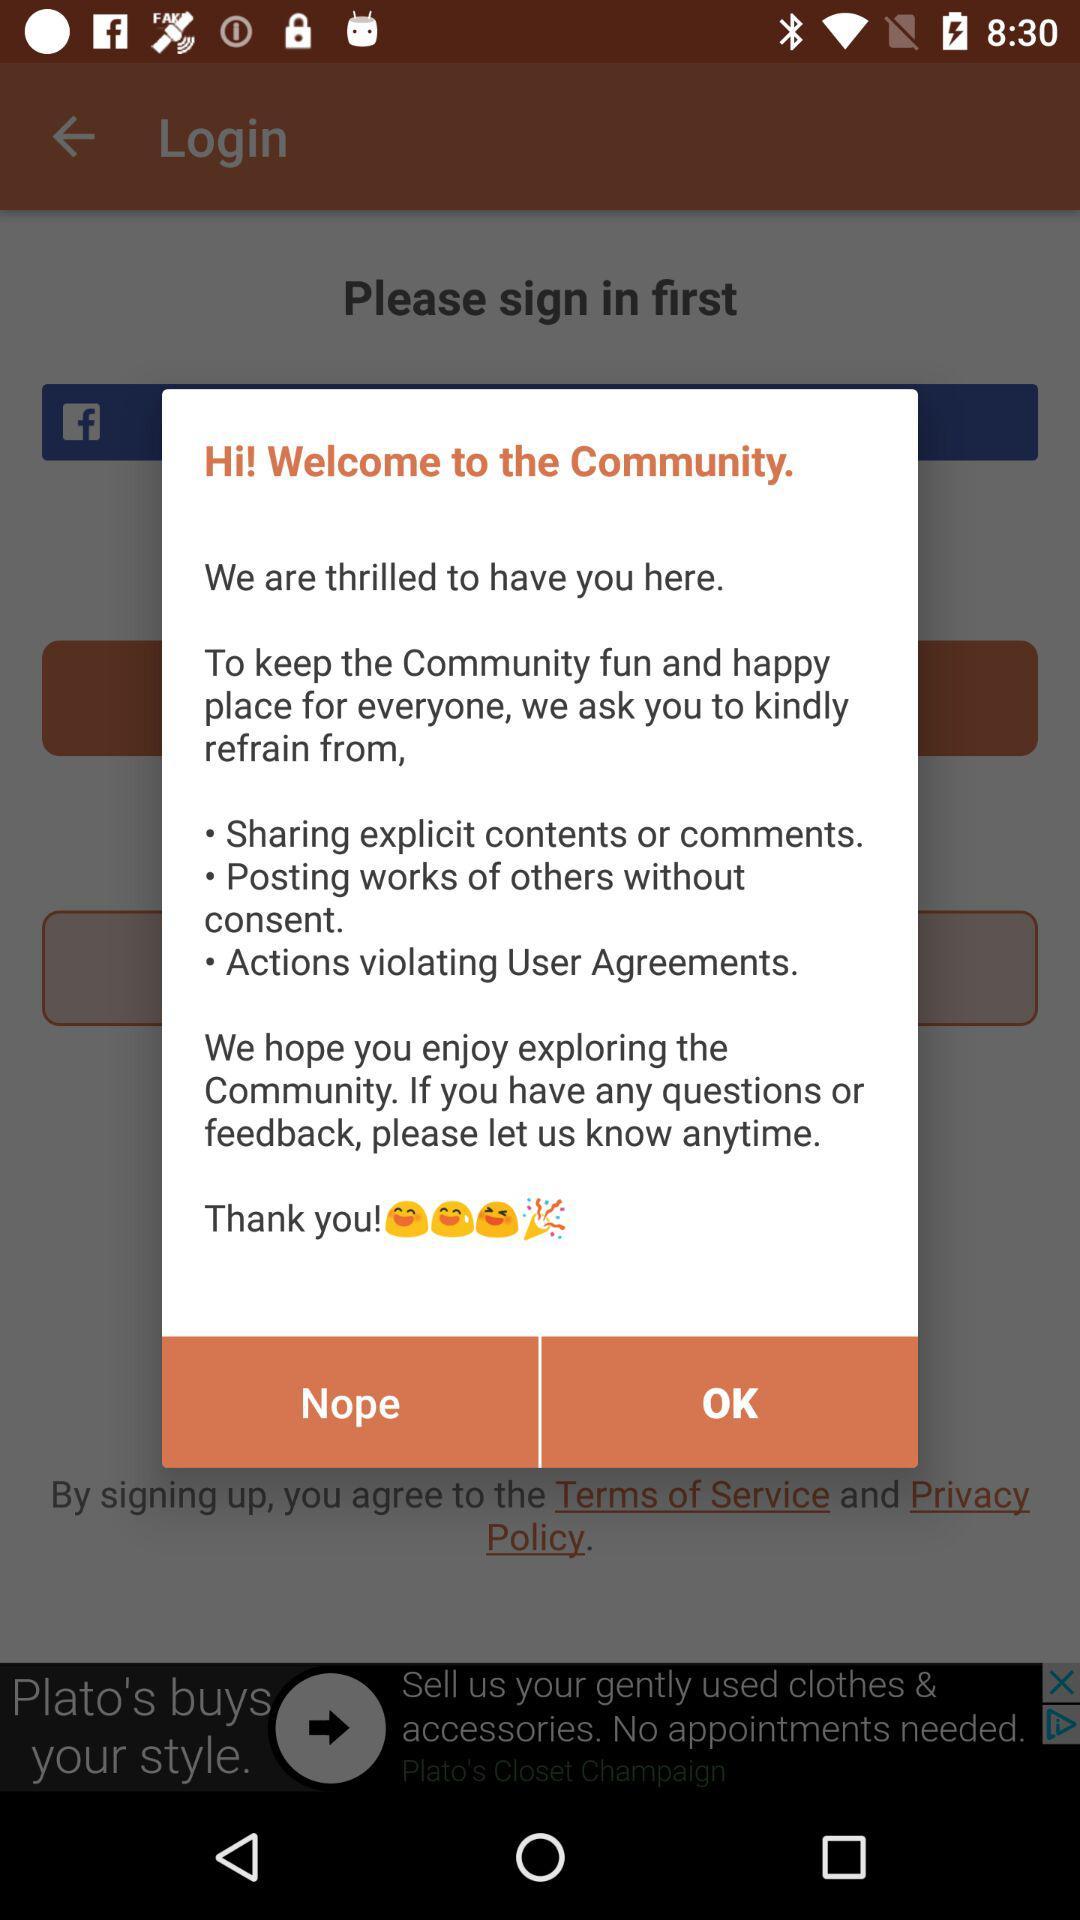 Image resolution: width=1080 pixels, height=1920 pixels. Describe the element at coordinates (349, 1401) in the screenshot. I see `the item below we are thrilled item` at that location.